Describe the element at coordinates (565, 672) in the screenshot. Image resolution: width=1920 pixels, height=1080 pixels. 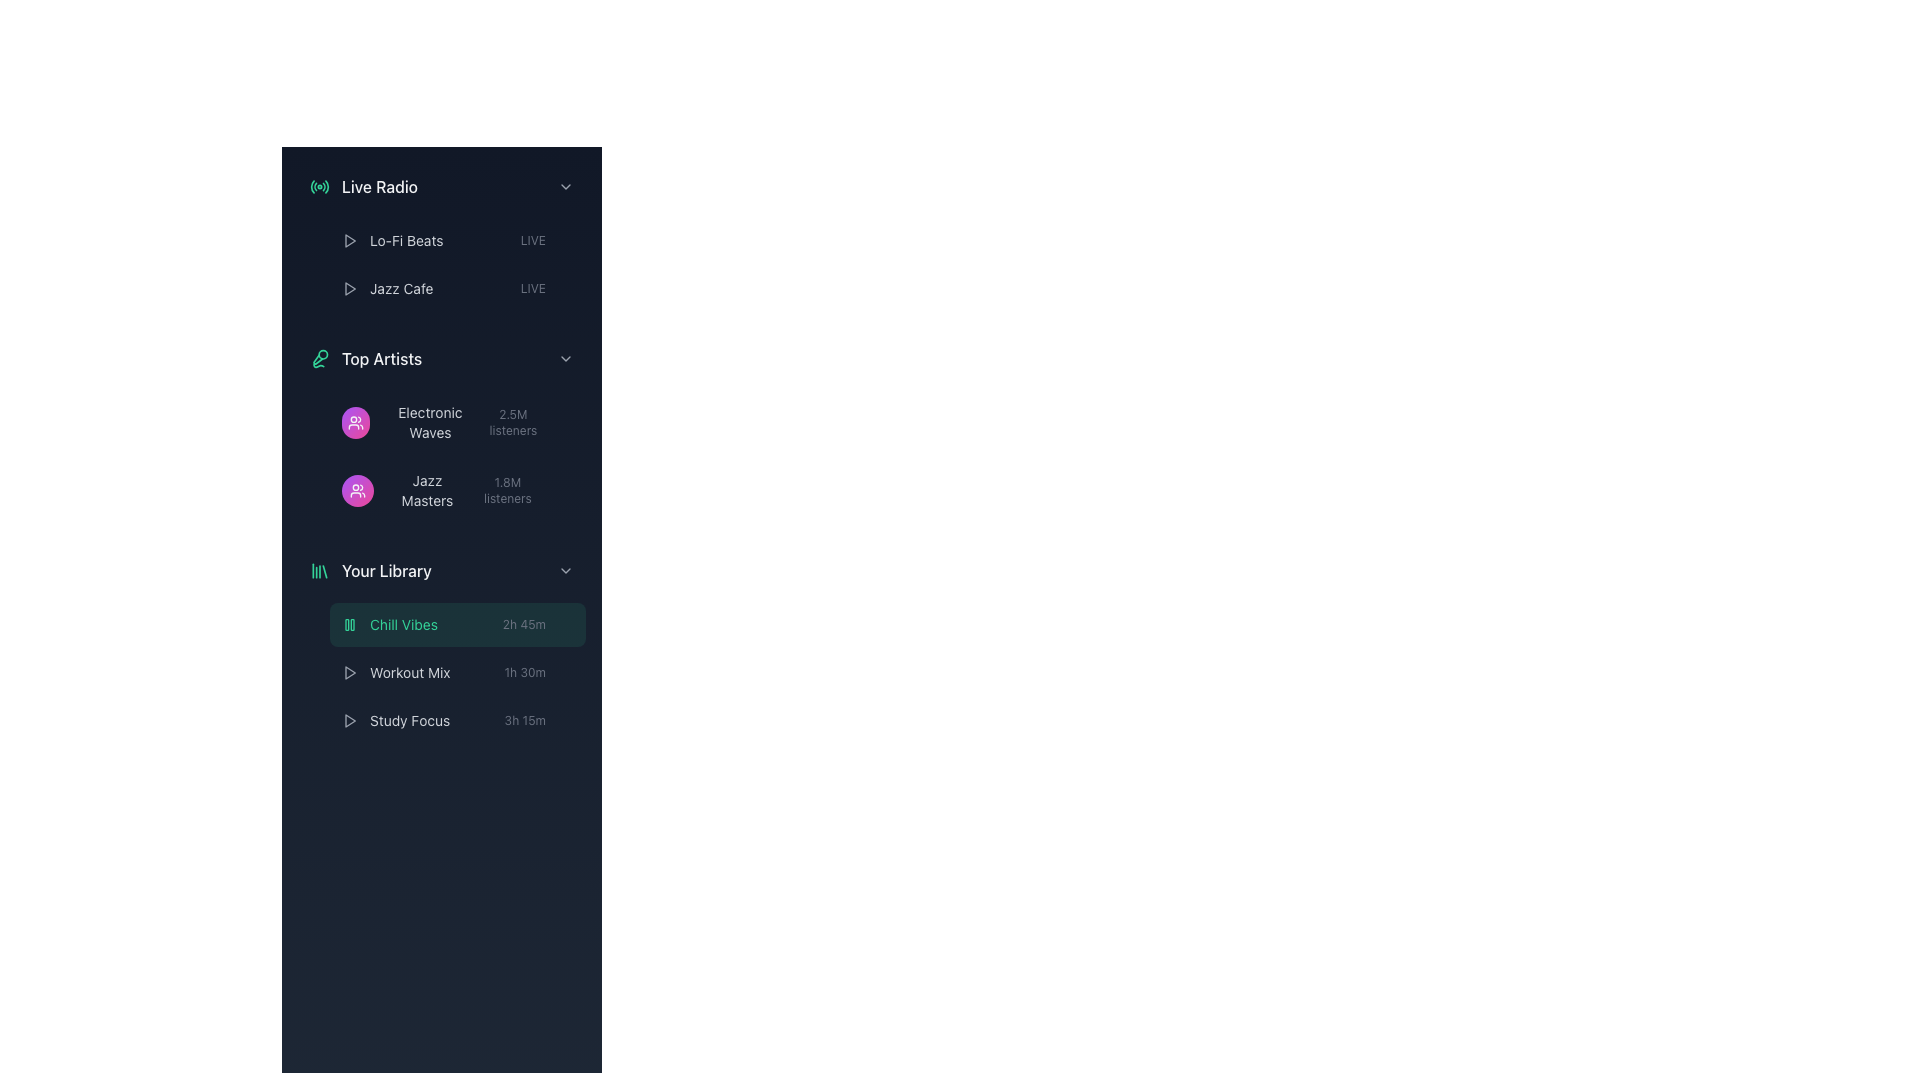
I see `heart icon located in the 'Workout Mix' row under 'Your Library' to view its current state` at that location.